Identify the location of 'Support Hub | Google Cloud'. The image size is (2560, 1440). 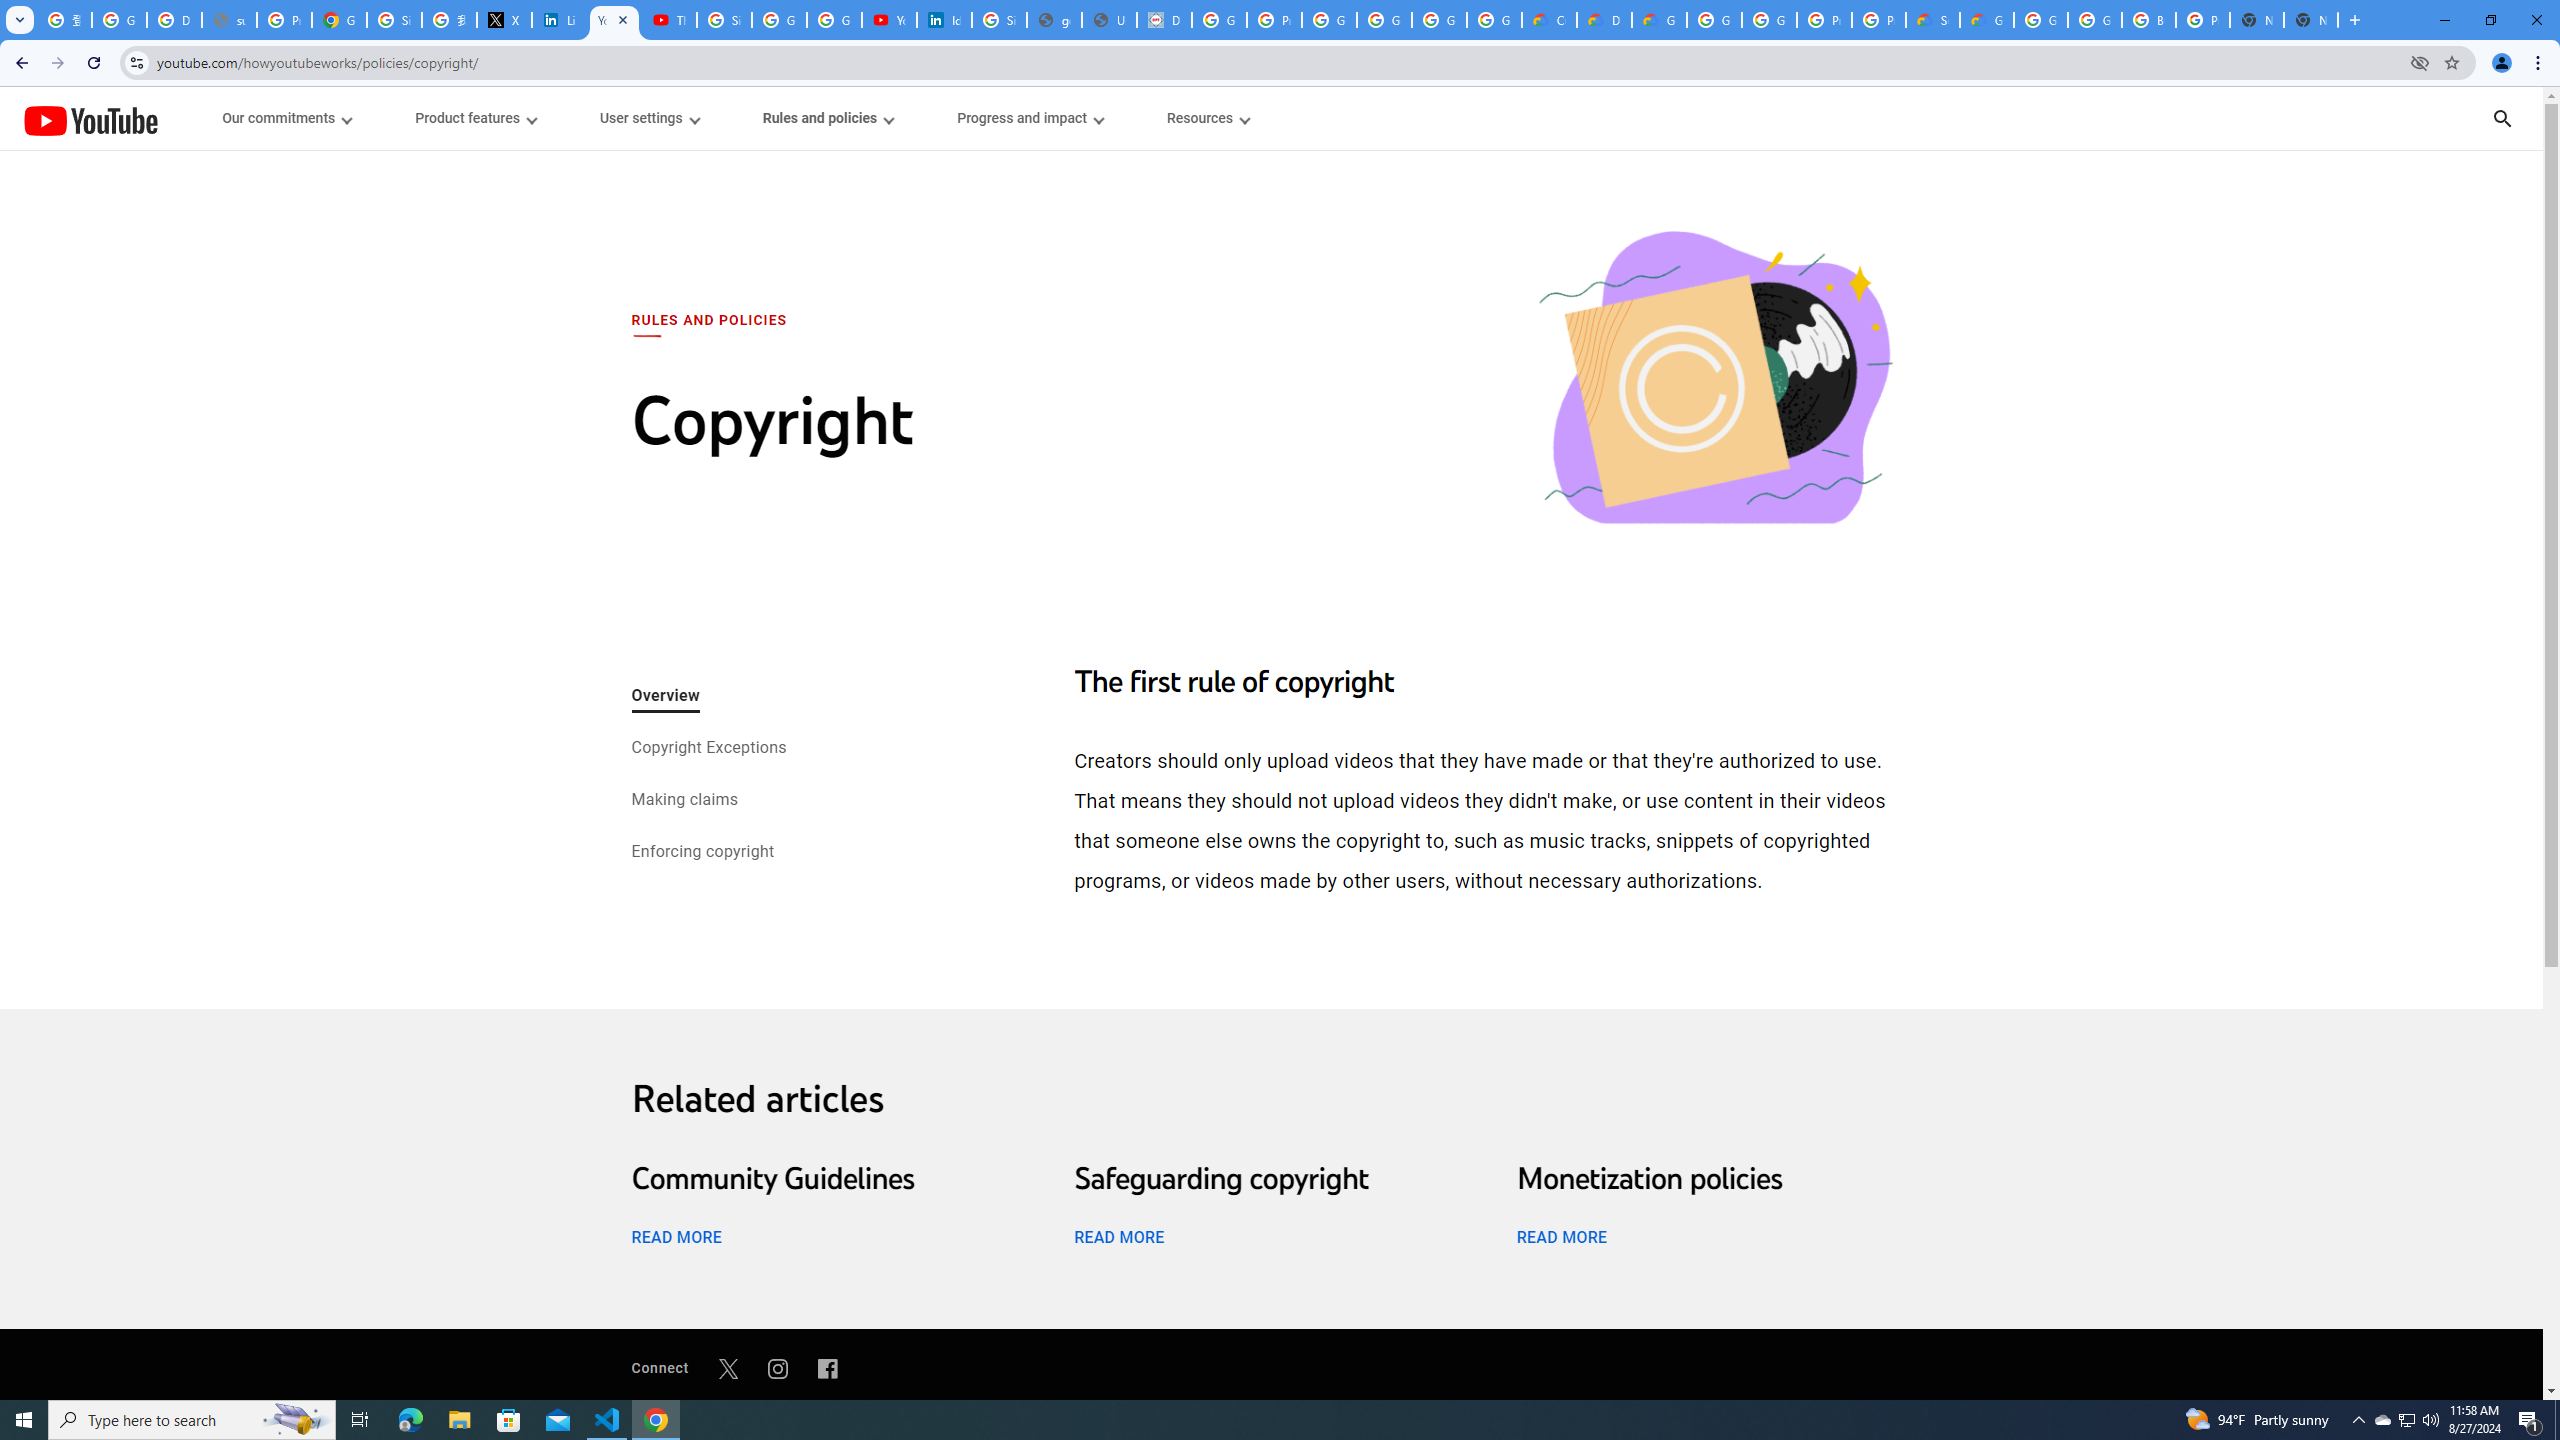
(1932, 19).